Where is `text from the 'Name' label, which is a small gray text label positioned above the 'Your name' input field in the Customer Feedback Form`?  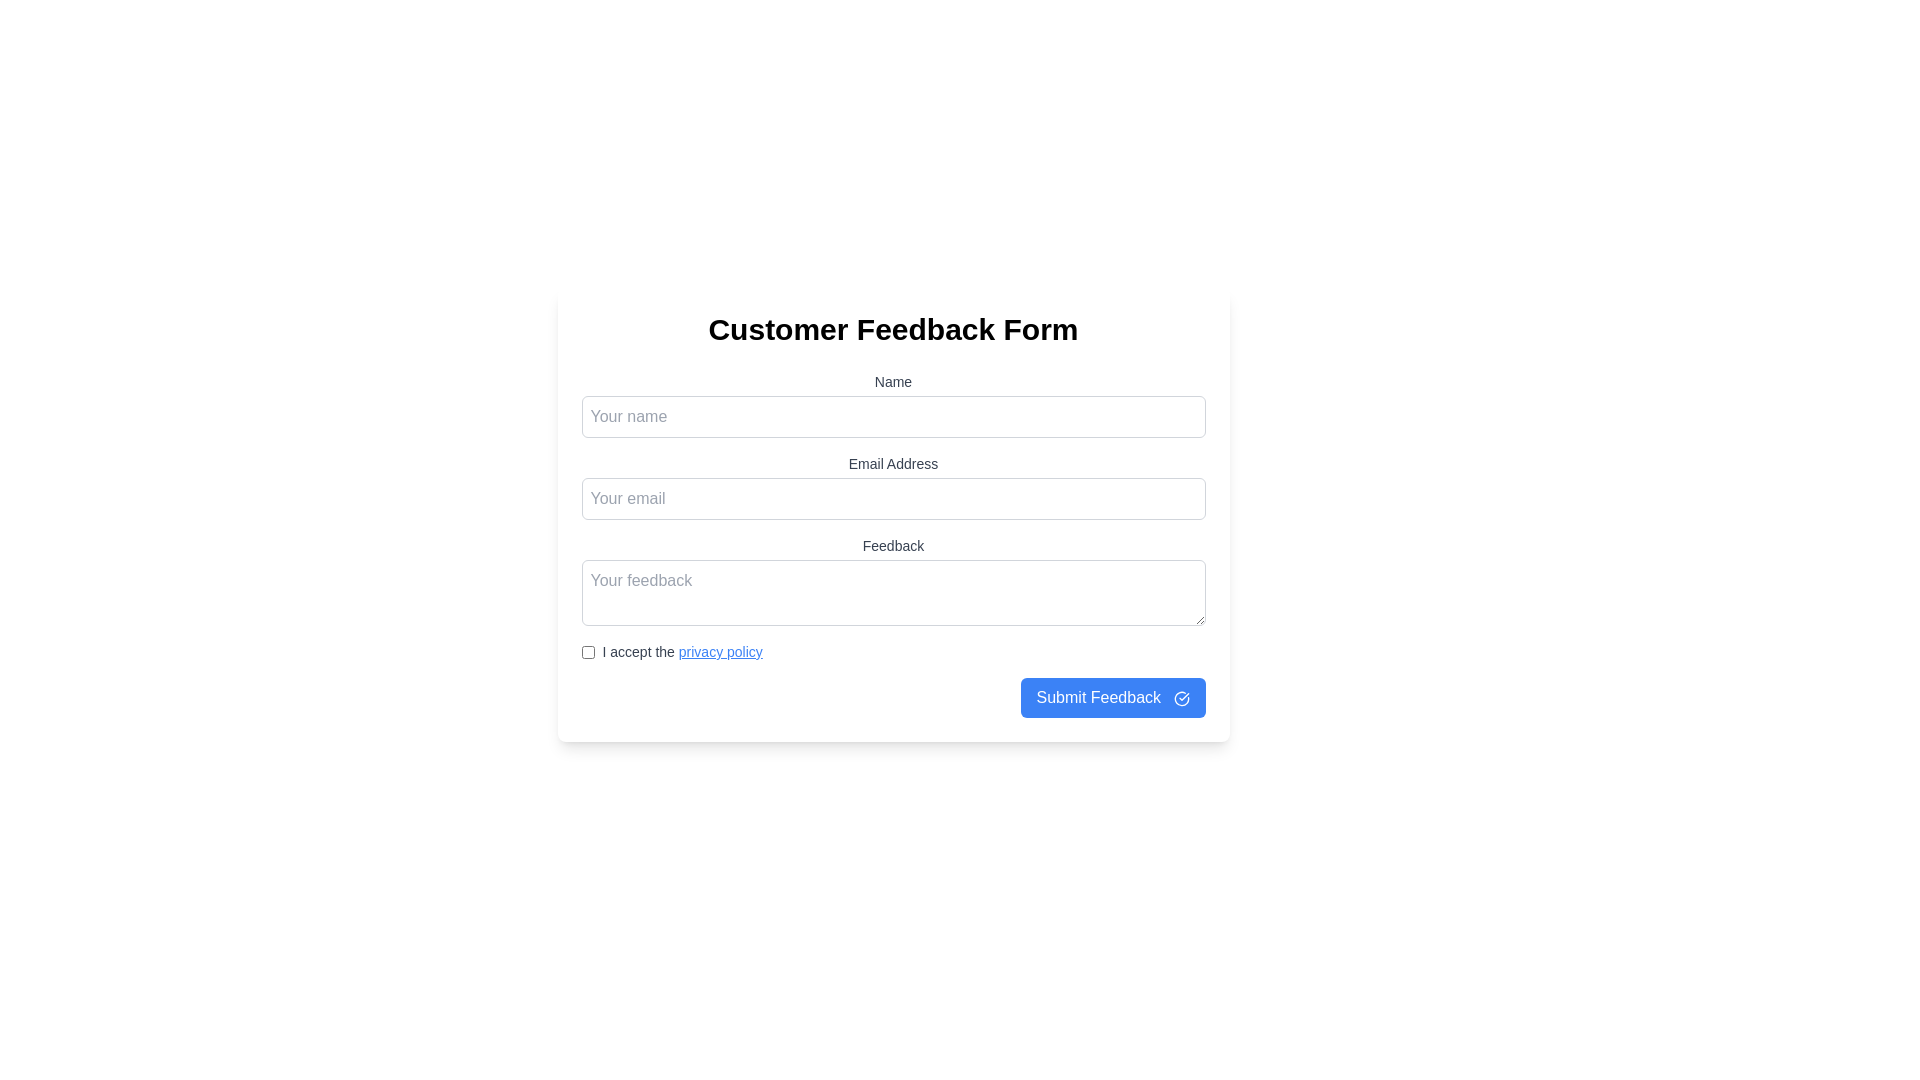 text from the 'Name' label, which is a small gray text label positioned above the 'Your name' input field in the Customer Feedback Form is located at coordinates (892, 381).